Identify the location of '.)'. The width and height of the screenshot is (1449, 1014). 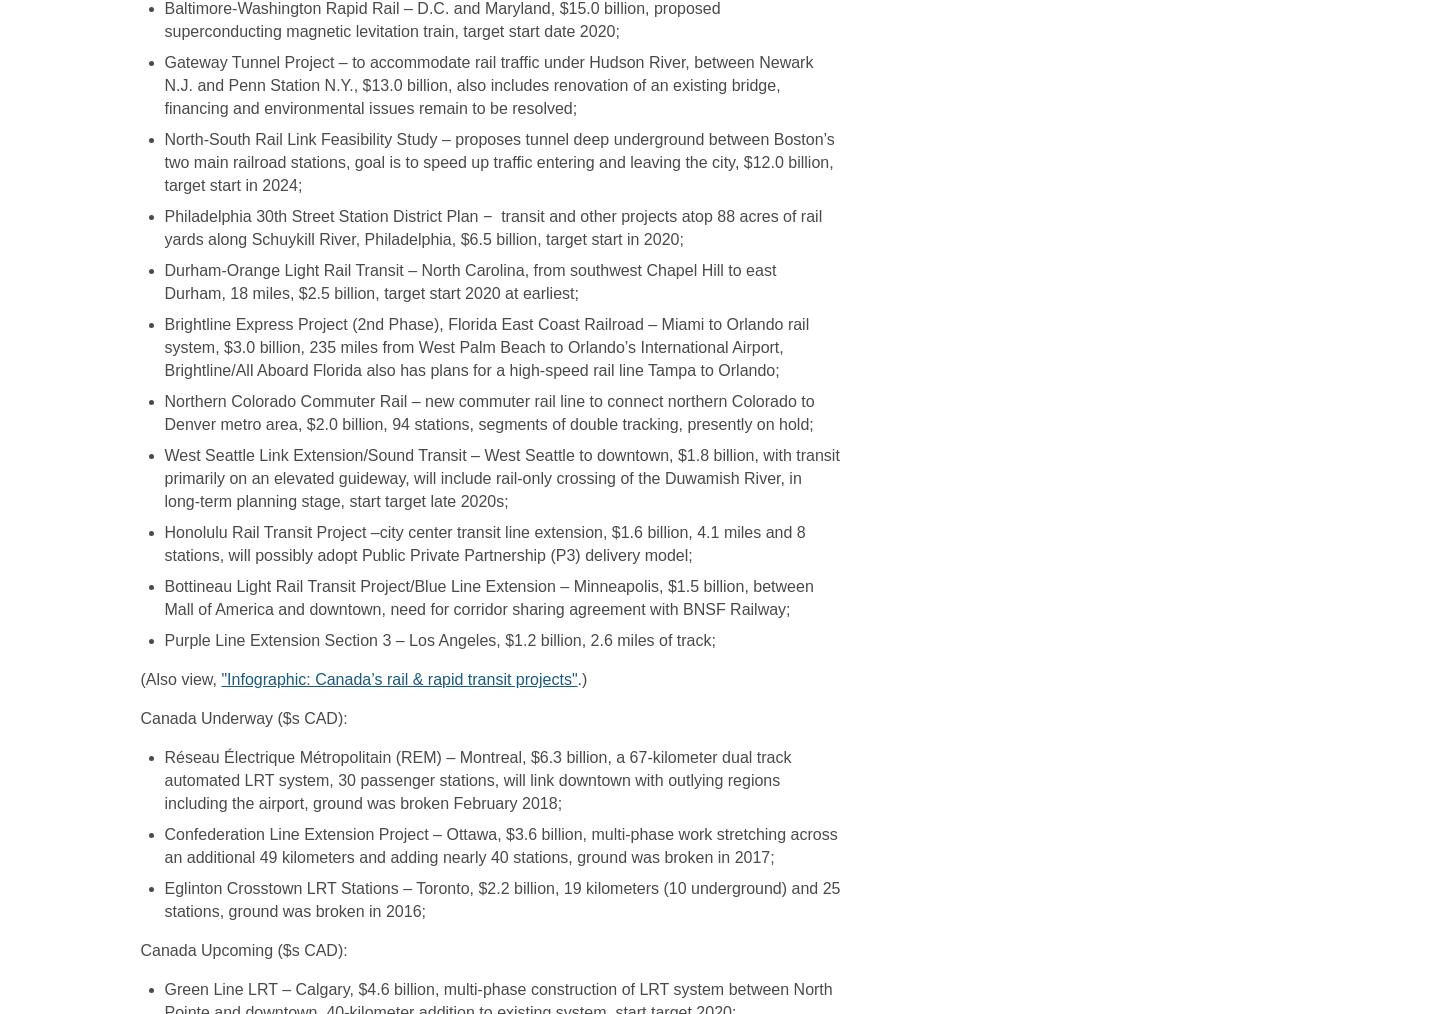
(581, 678).